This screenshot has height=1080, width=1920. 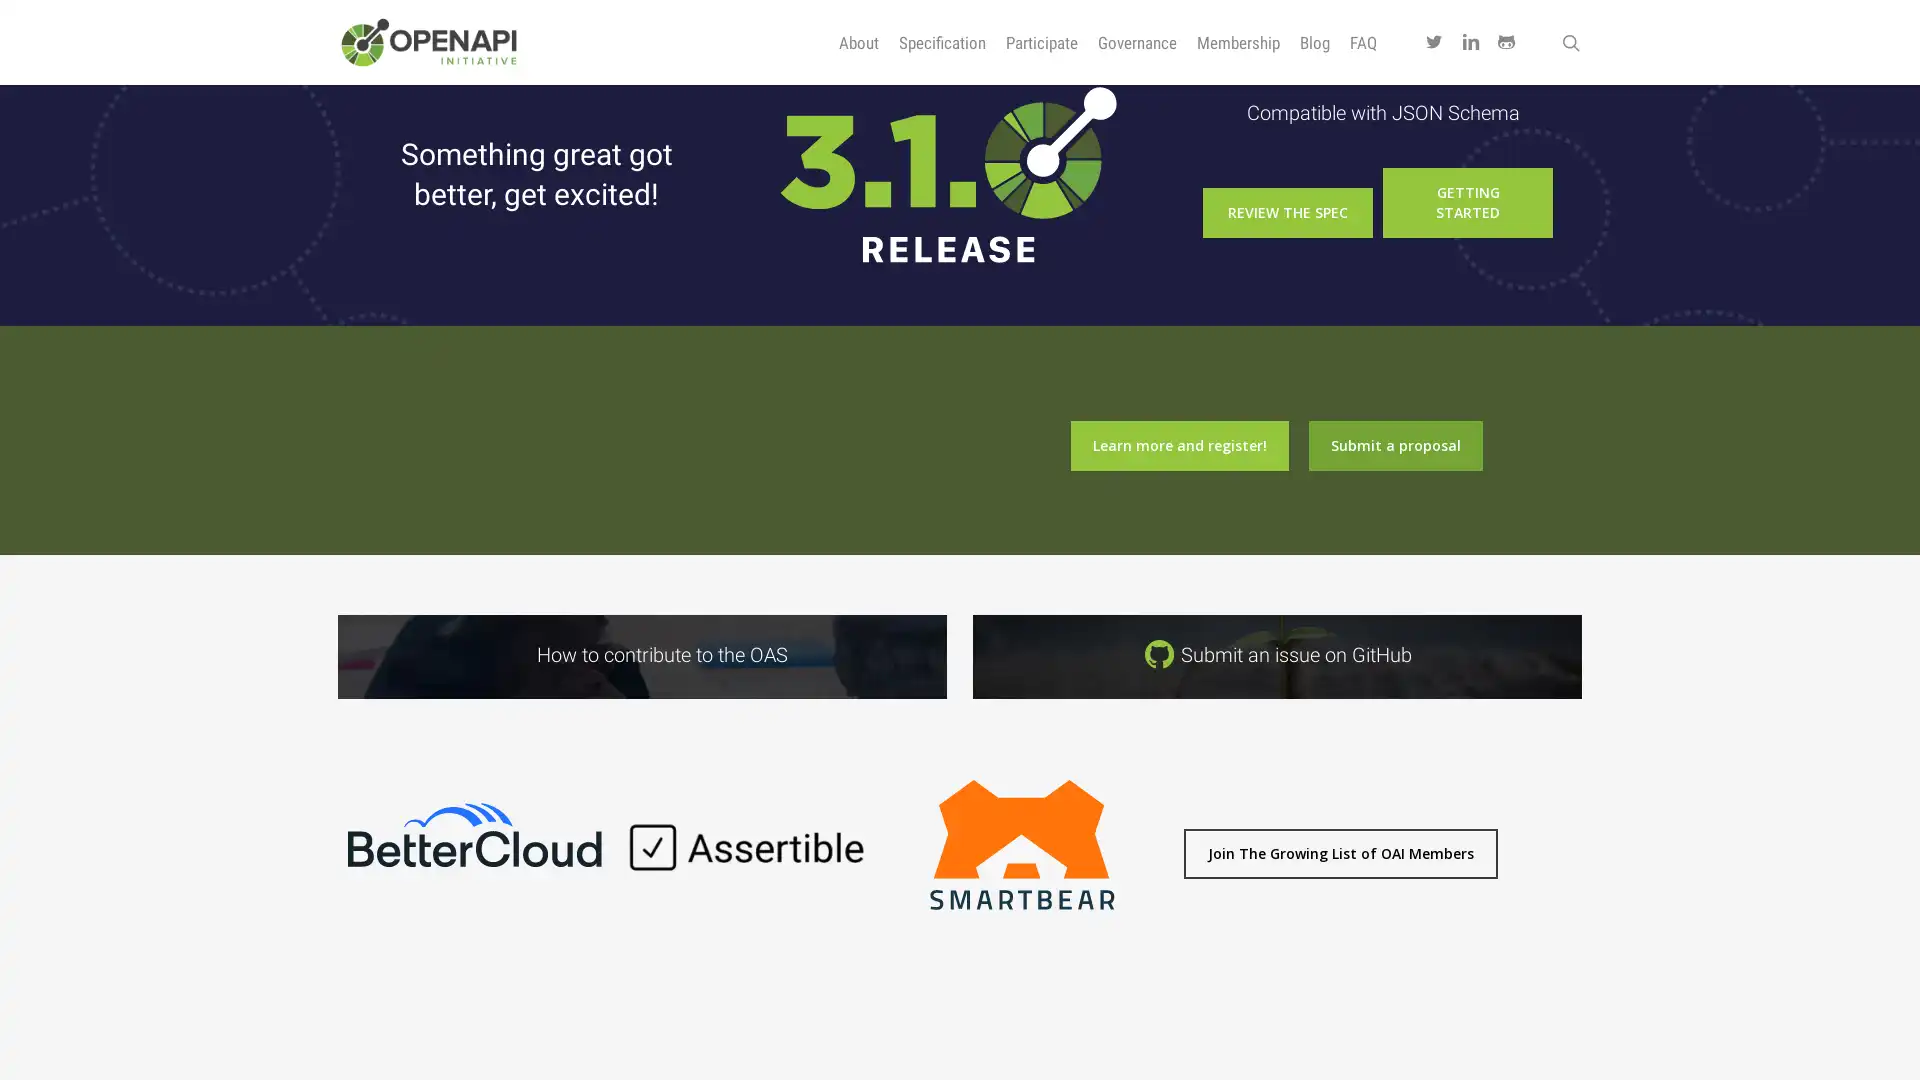 I want to click on Previous, so click(x=326, y=859).